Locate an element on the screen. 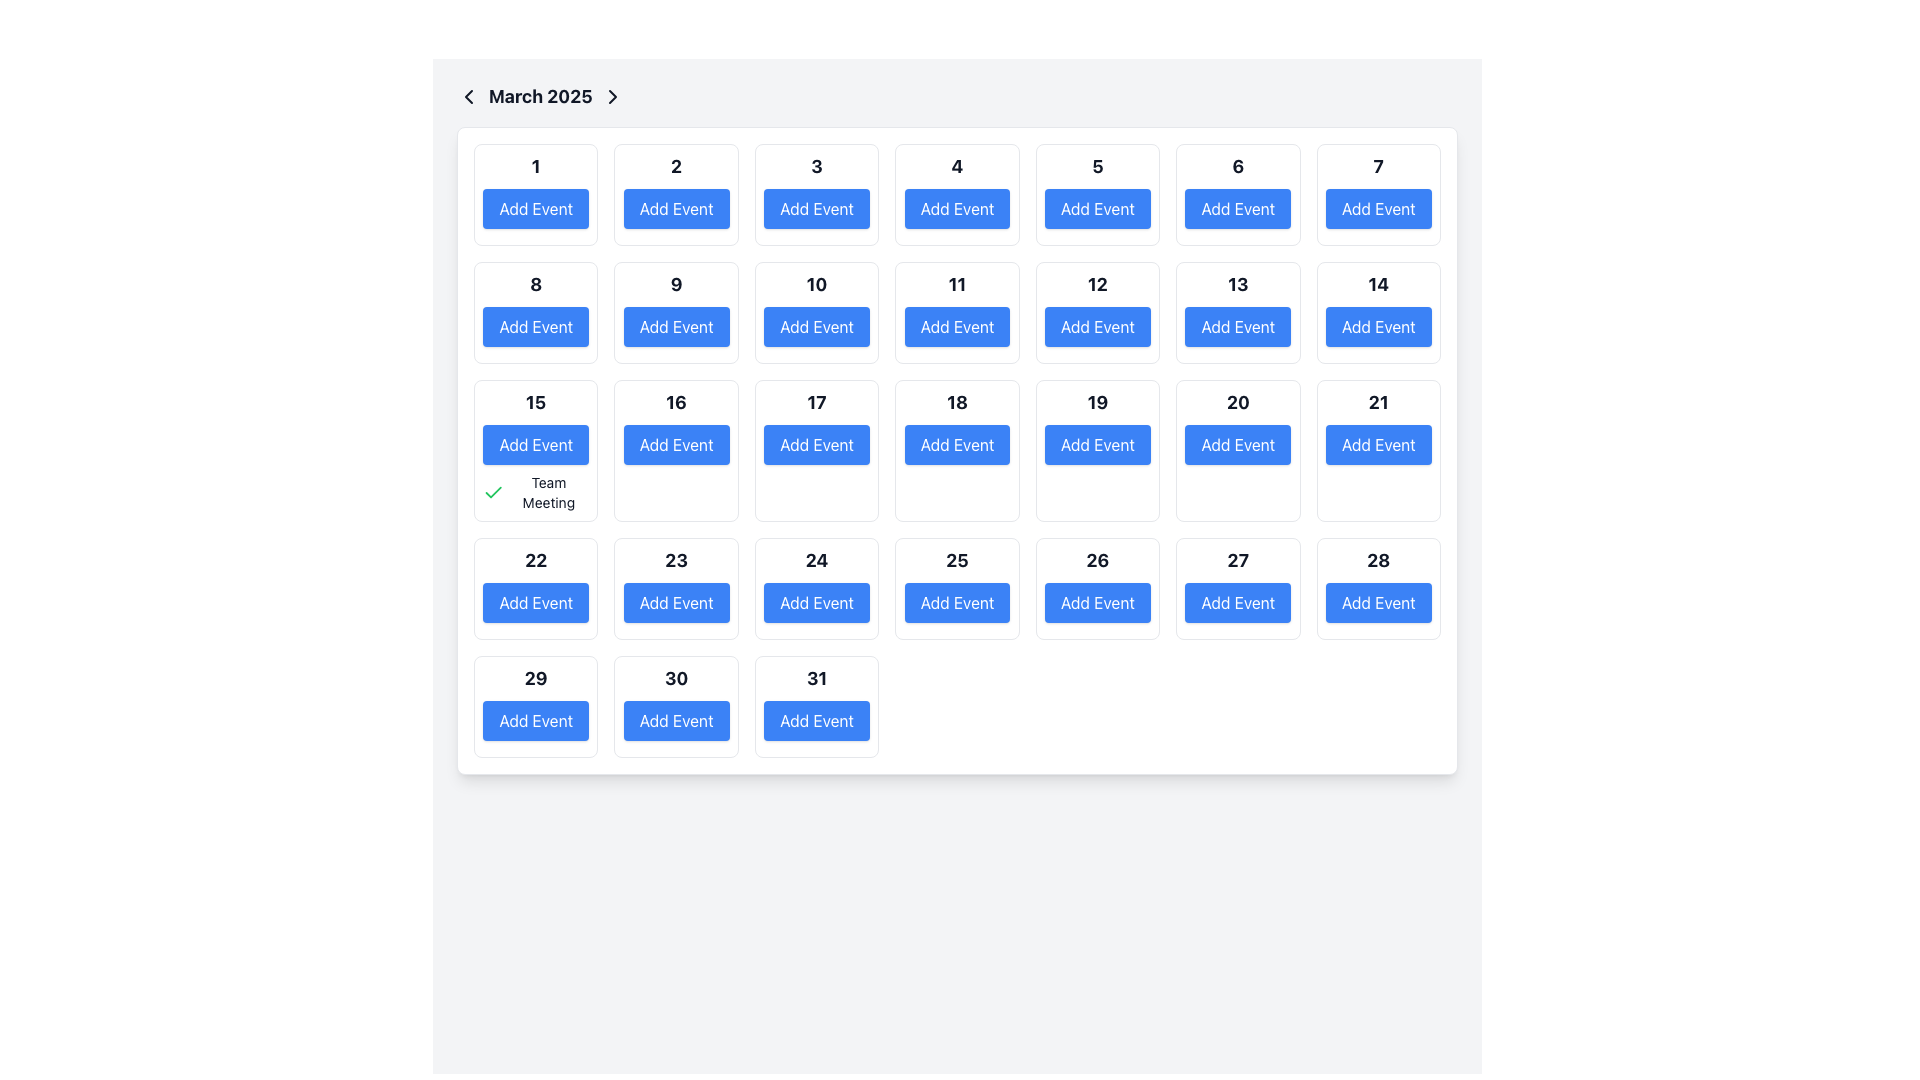  the bold numeric text '16' indicating the date in the calendar cell for March 16, located in the third row and fourth column, above the 'Add Event' button is located at coordinates (676, 402).